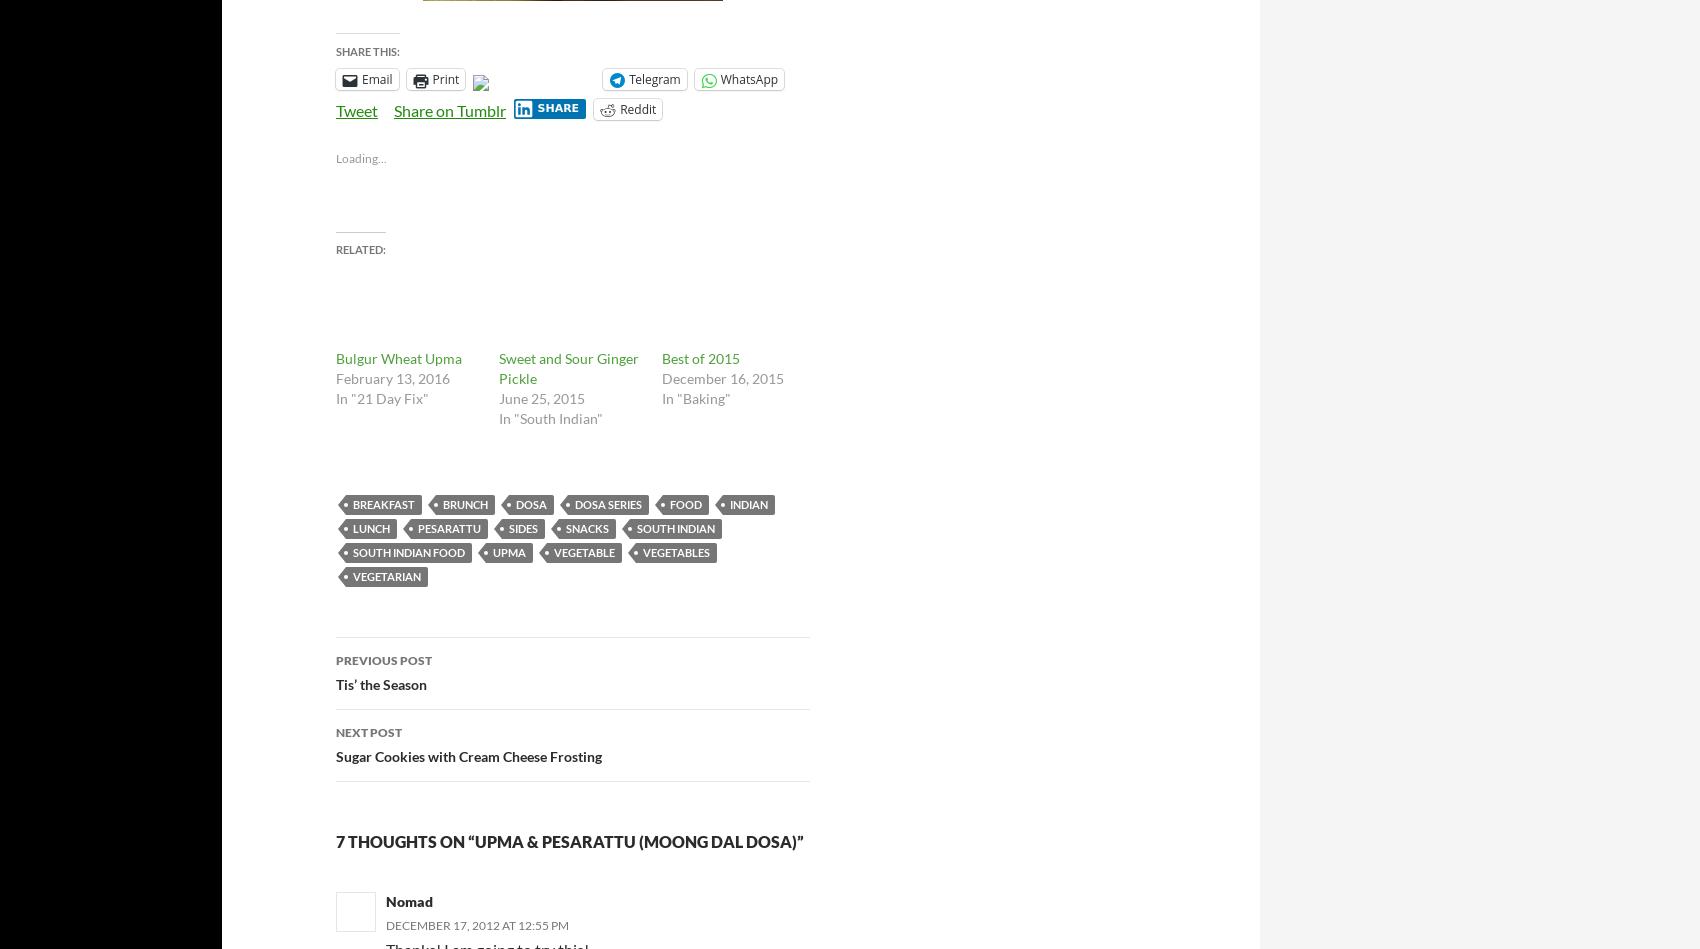 Image resolution: width=1700 pixels, height=949 pixels. I want to click on 'Previous Post', so click(334, 659).